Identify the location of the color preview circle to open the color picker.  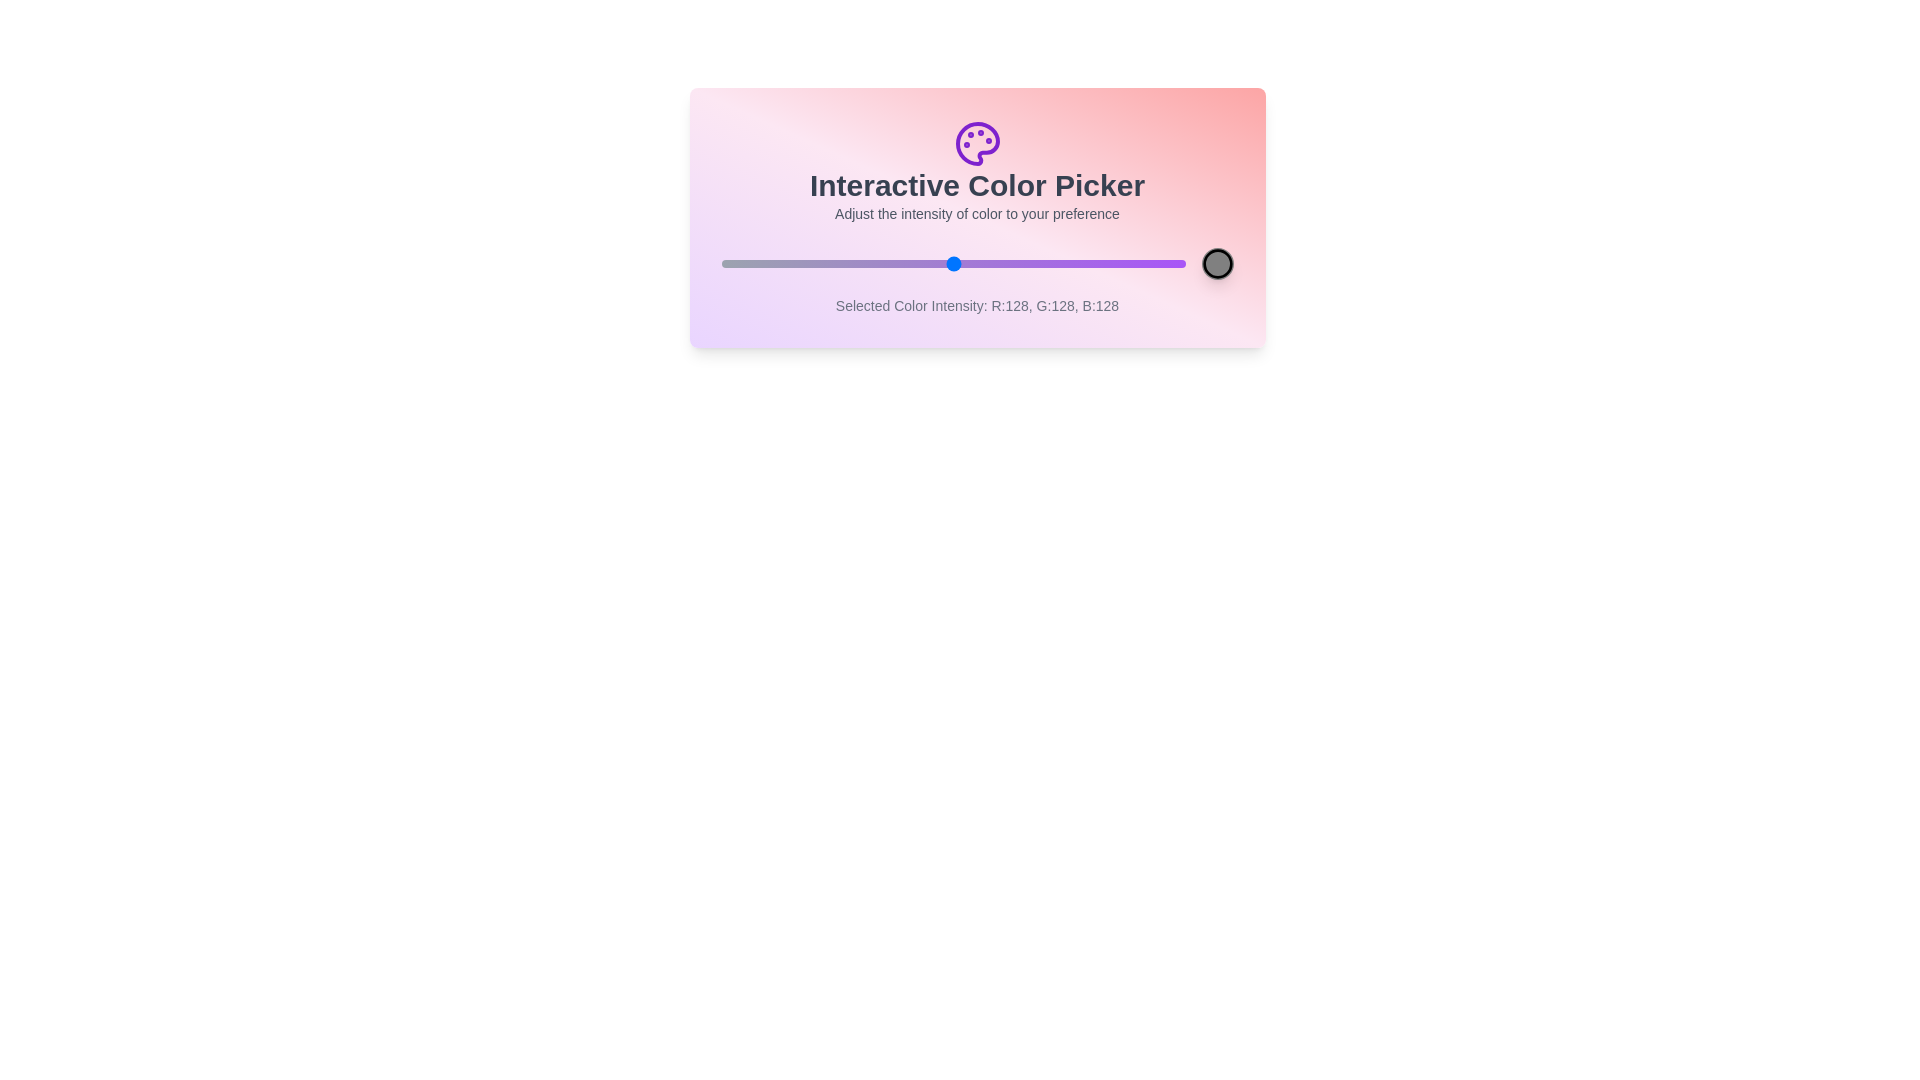
(1216, 262).